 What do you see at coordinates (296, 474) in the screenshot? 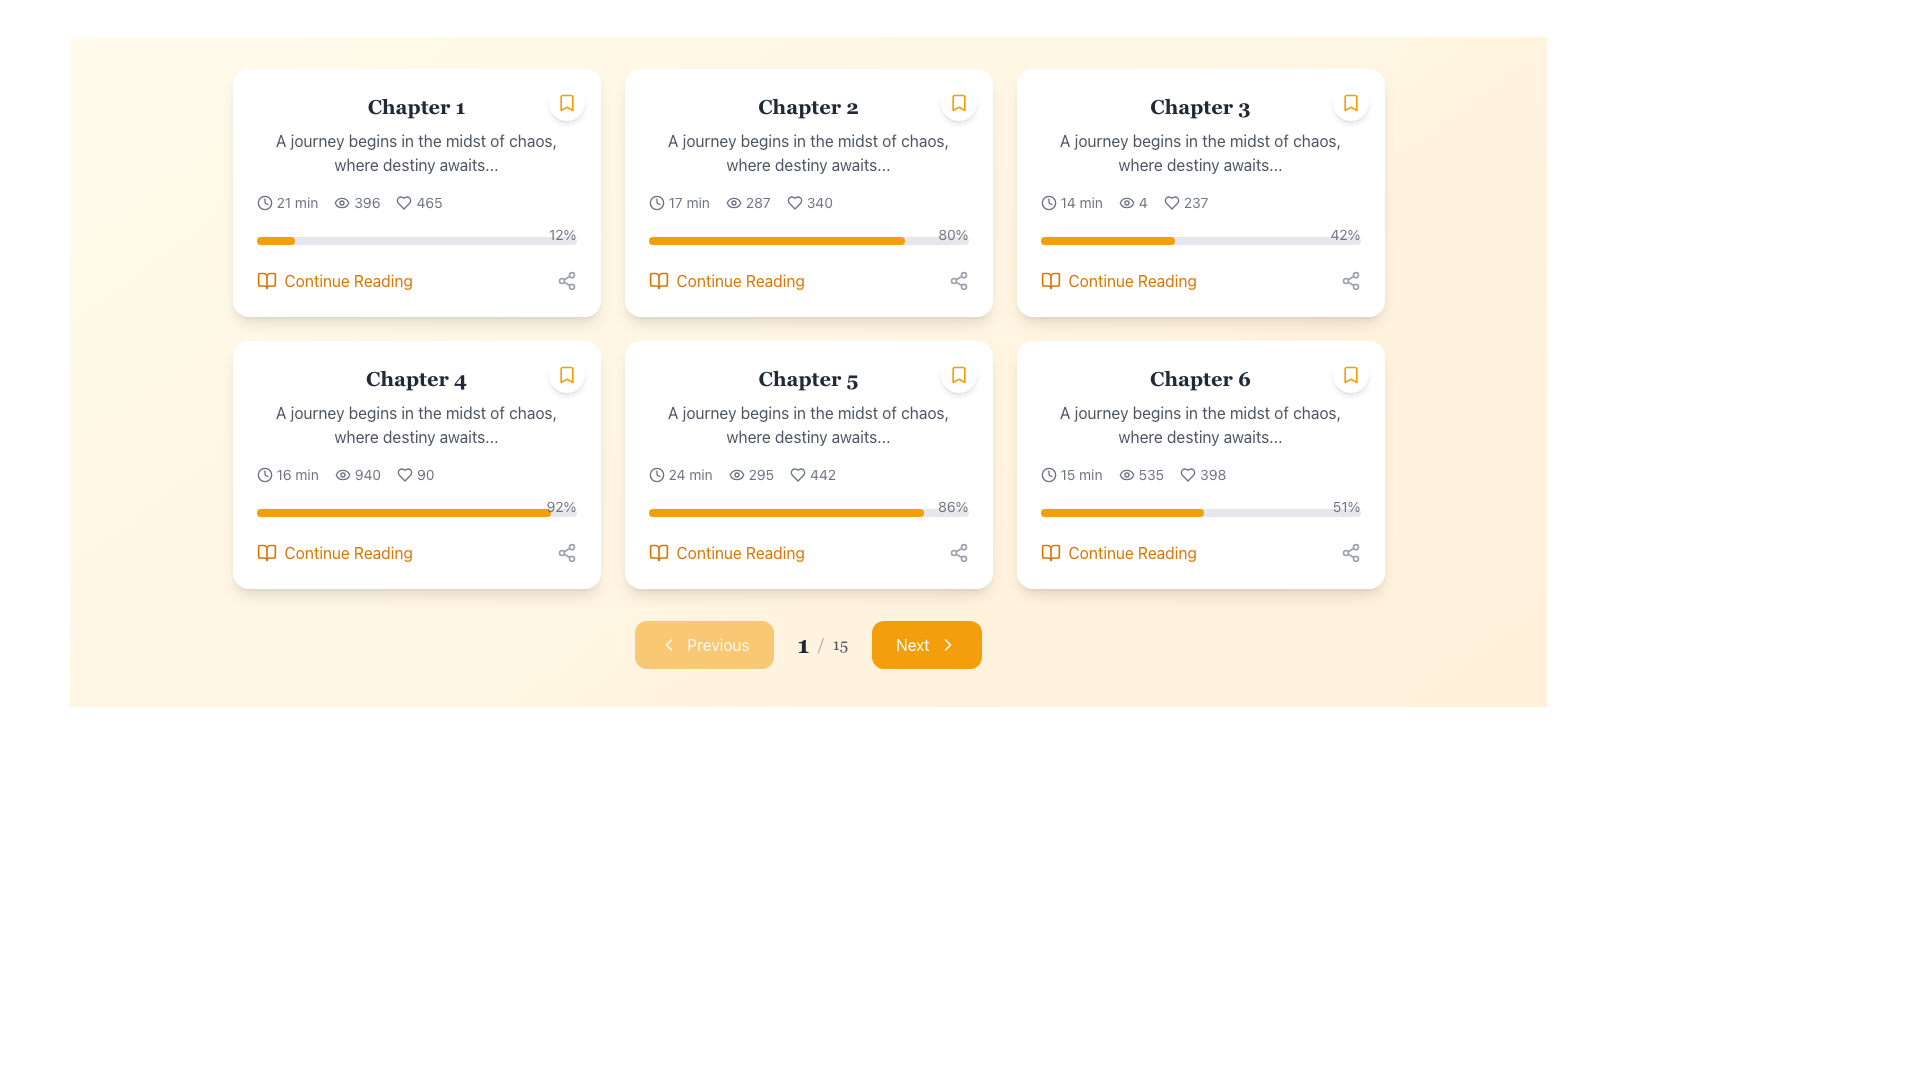
I see `the text label indicating the estimated reading time for Chapter 4, which is located next to a clock icon in the lower-left quadrant of the Chapter 4 card` at bounding box center [296, 474].